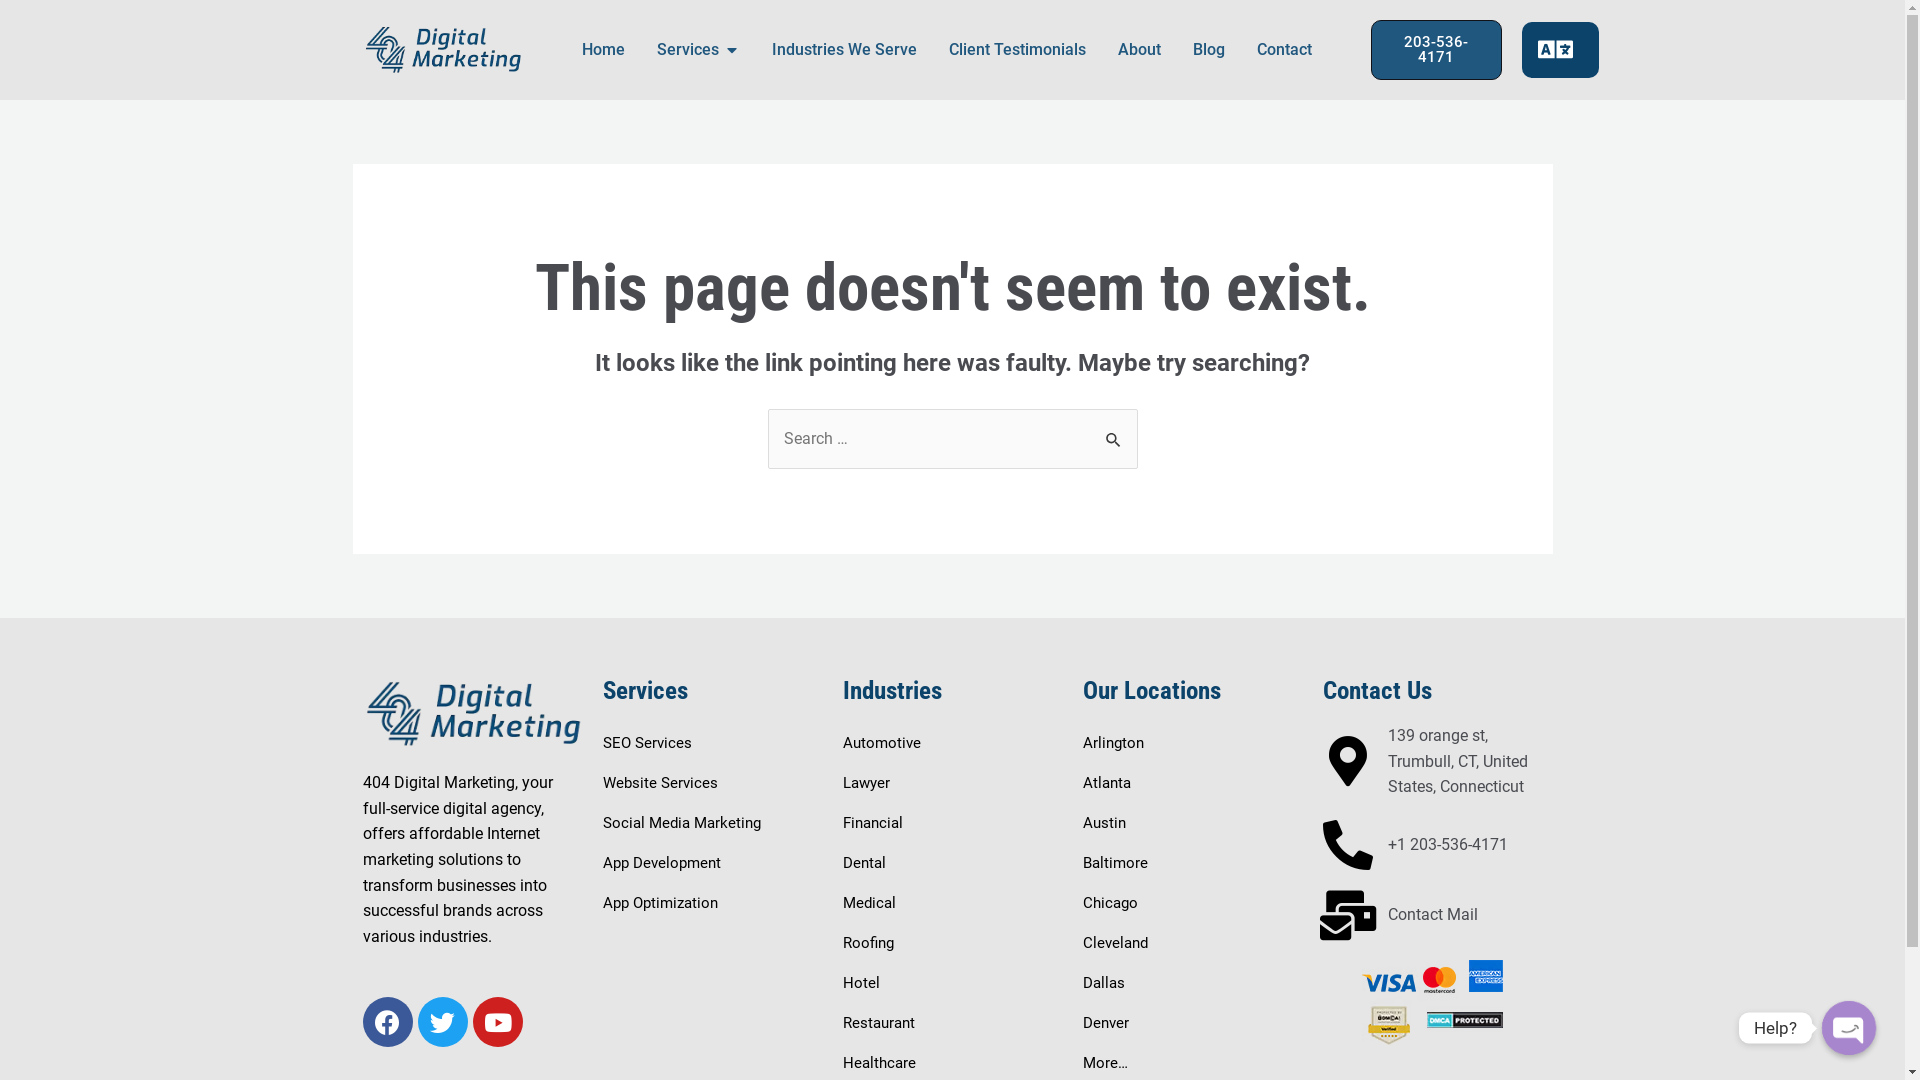  What do you see at coordinates (1283, 49) in the screenshot?
I see `'Contact'` at bounding box center [1283, 49].